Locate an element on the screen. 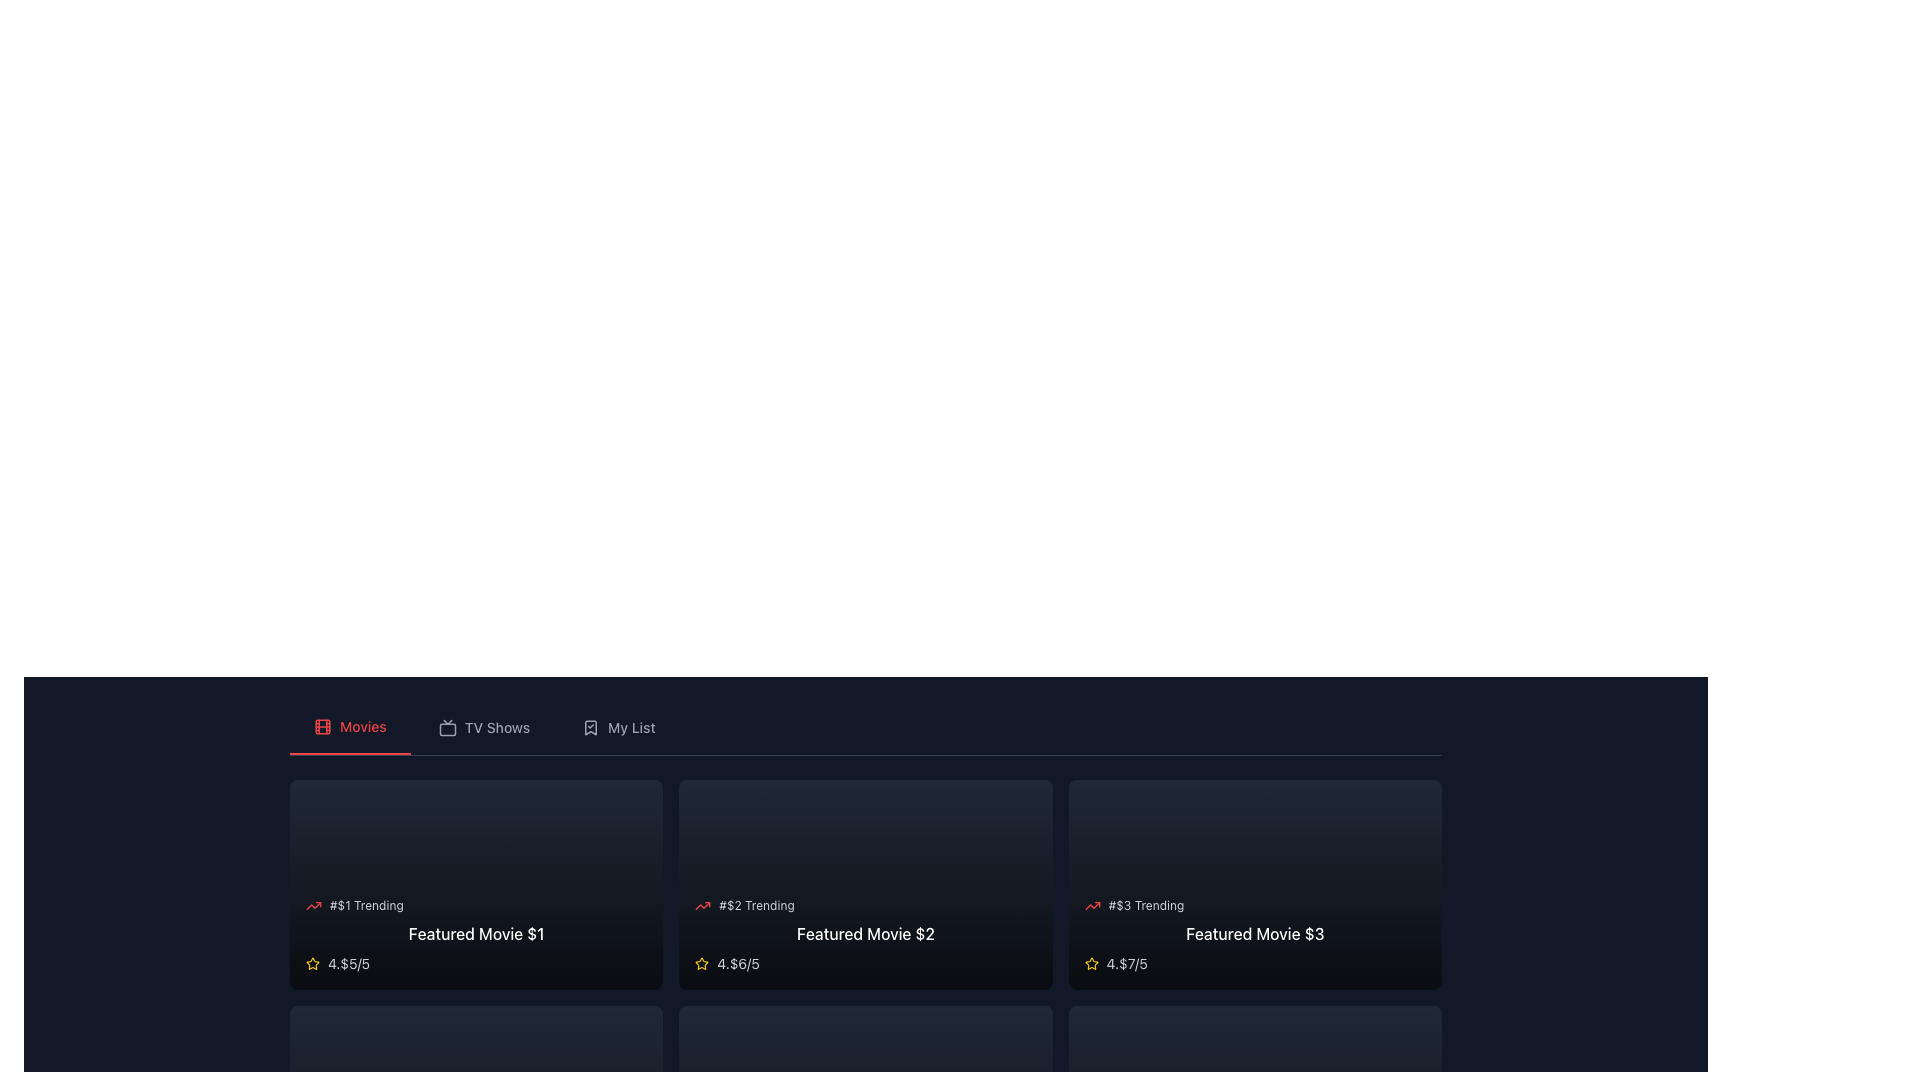 The height and width of the screenshot is (1080, 1920). the star icon with yellow outlines located is located at coordinates (311, 962).